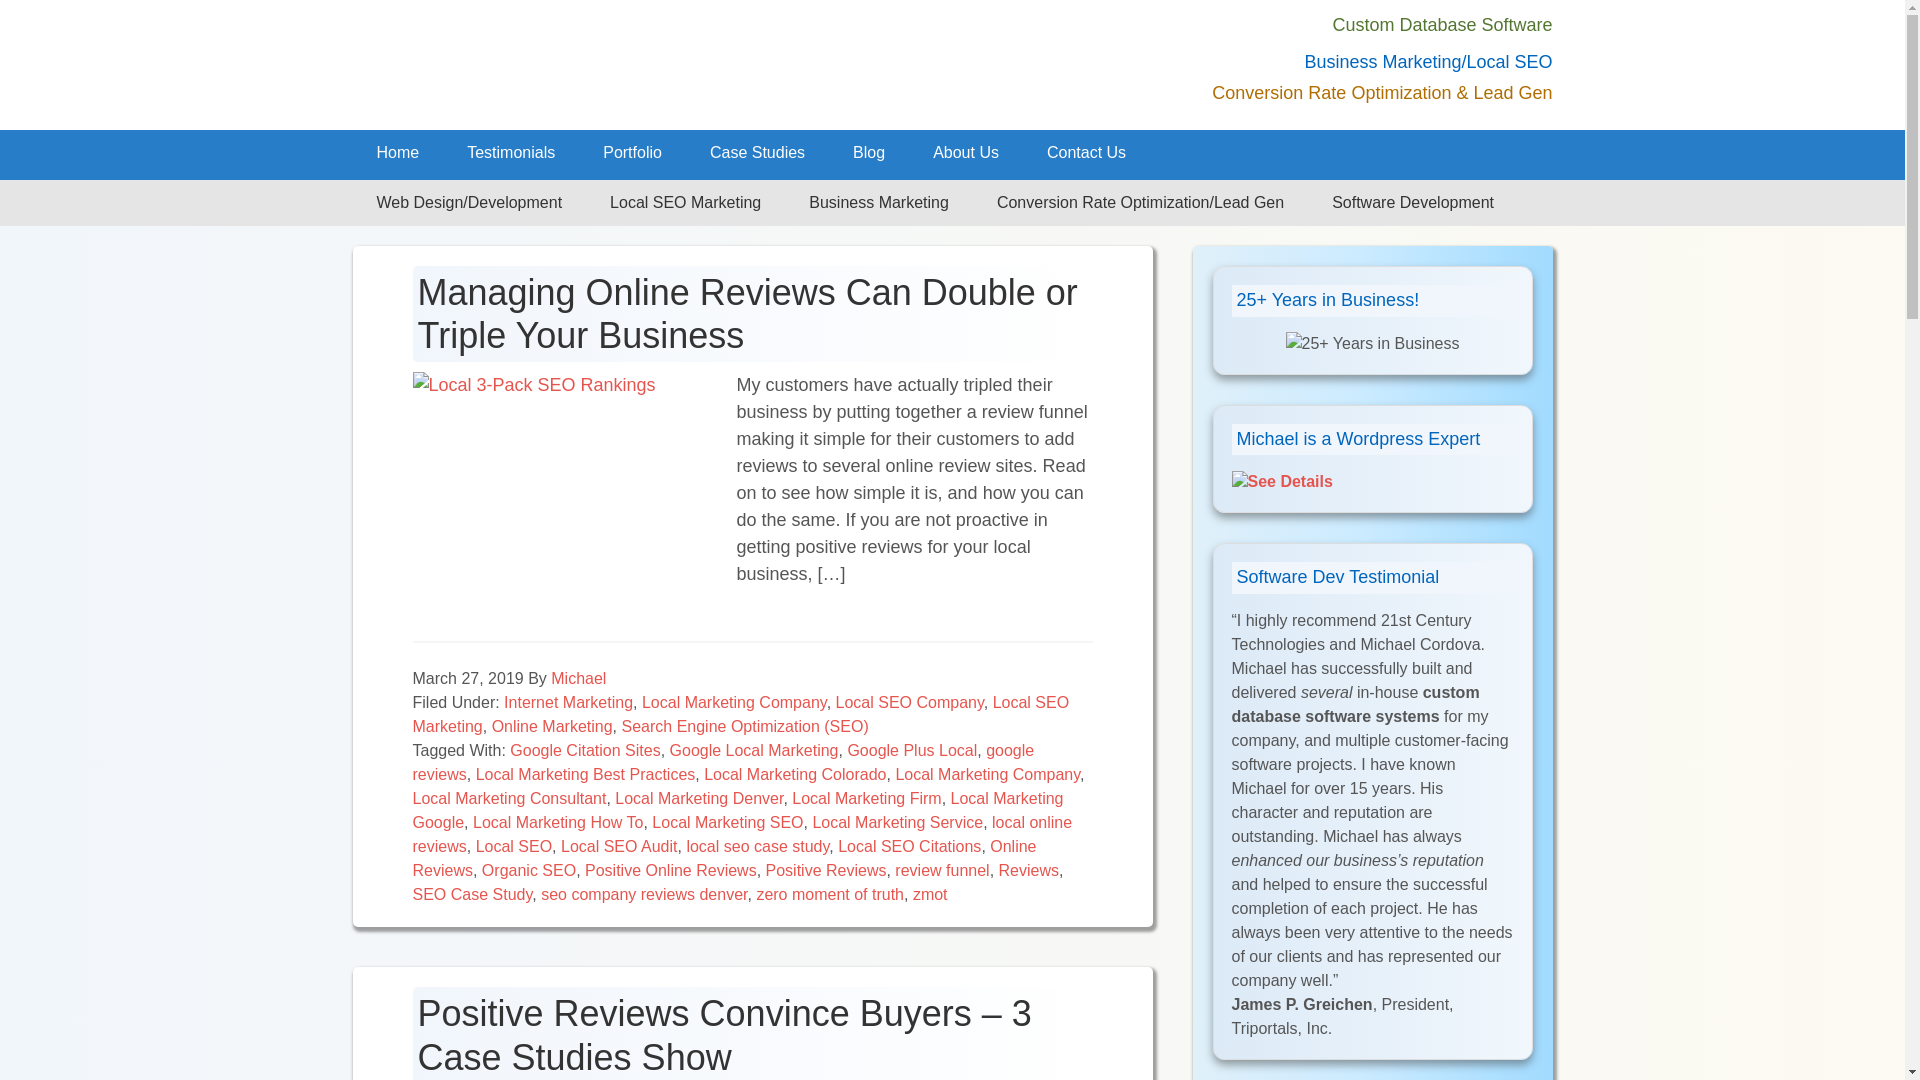  What do you see at coordinates (671, 869) in the screenshot?
I see `'Positive Online Reviews'` at bounding box center [671, 869].